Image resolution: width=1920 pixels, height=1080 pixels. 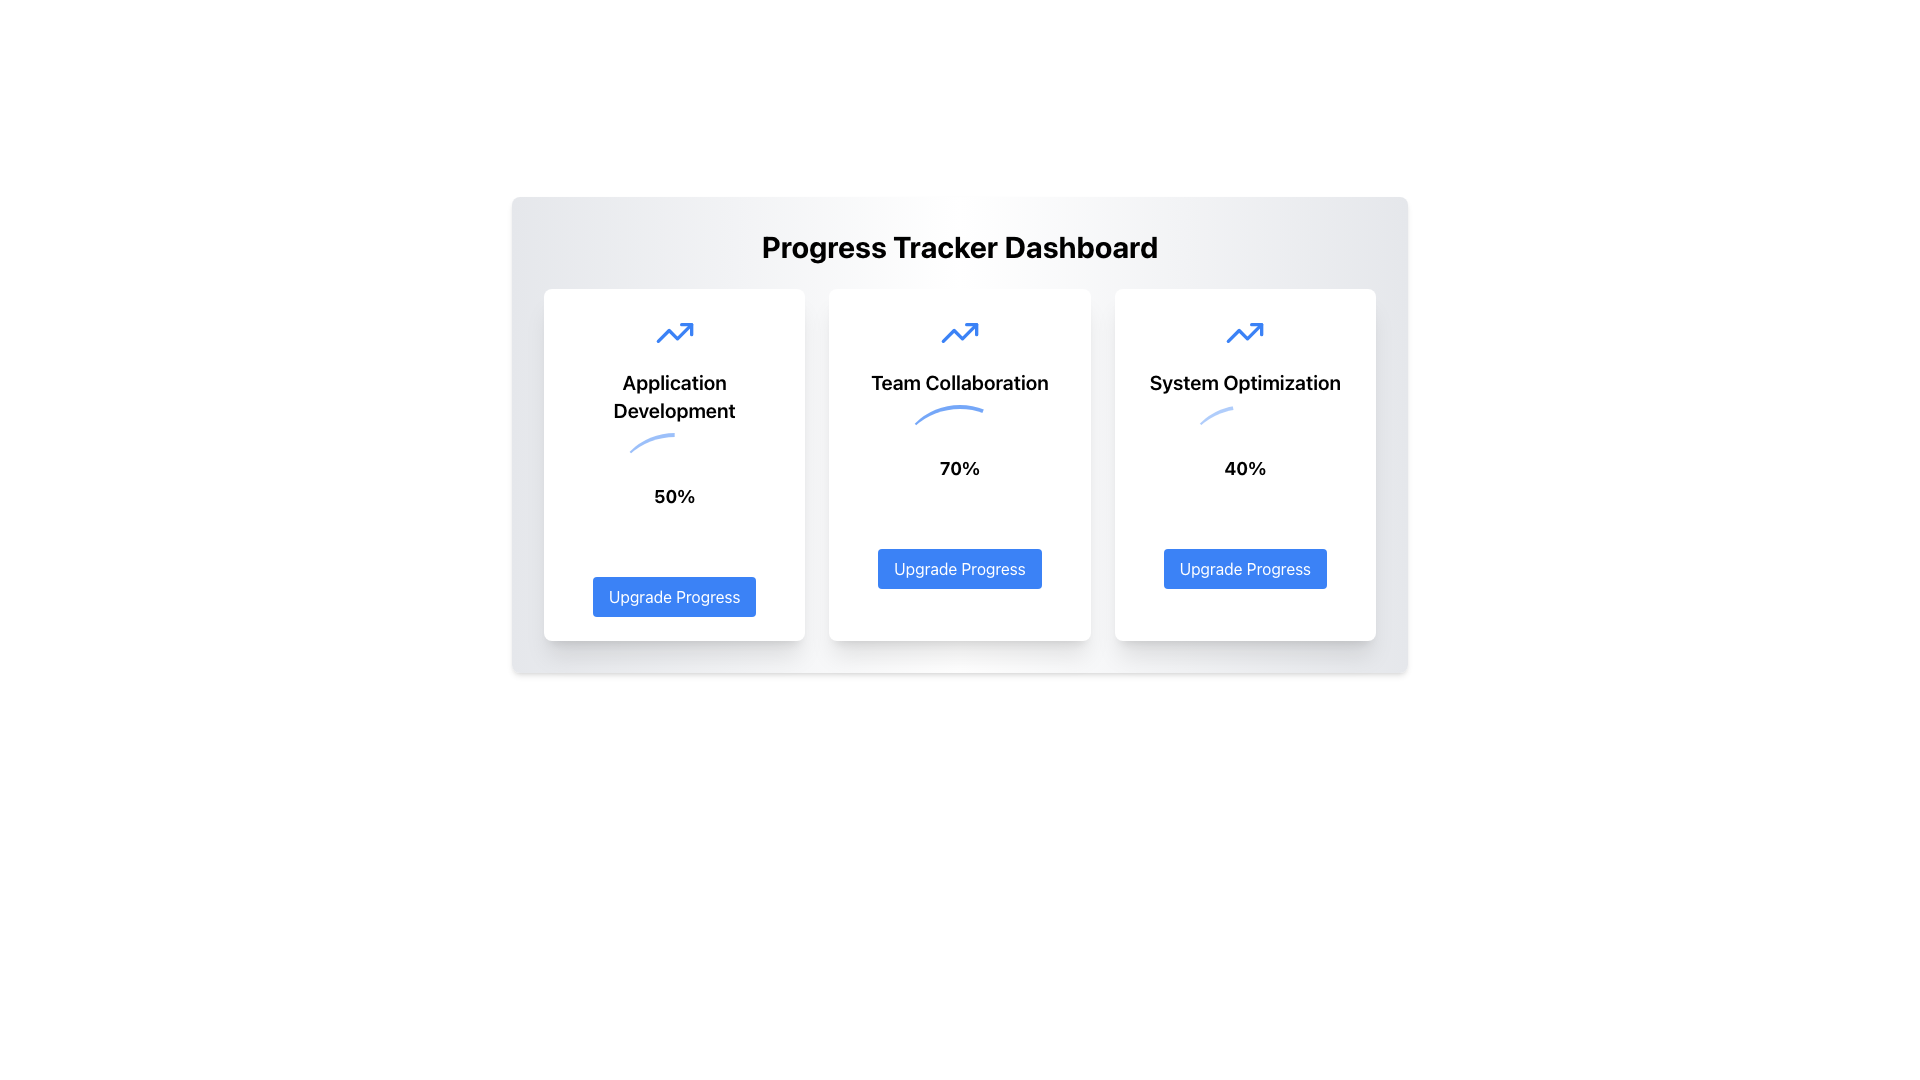 What do you see at coordinates (1244, 469) in the screenshot?
I see `bold text displaying '40%' in the 'System Optimization' section of the 'Progress Tracker Dashboard'` at bounding box center [1244, 469].